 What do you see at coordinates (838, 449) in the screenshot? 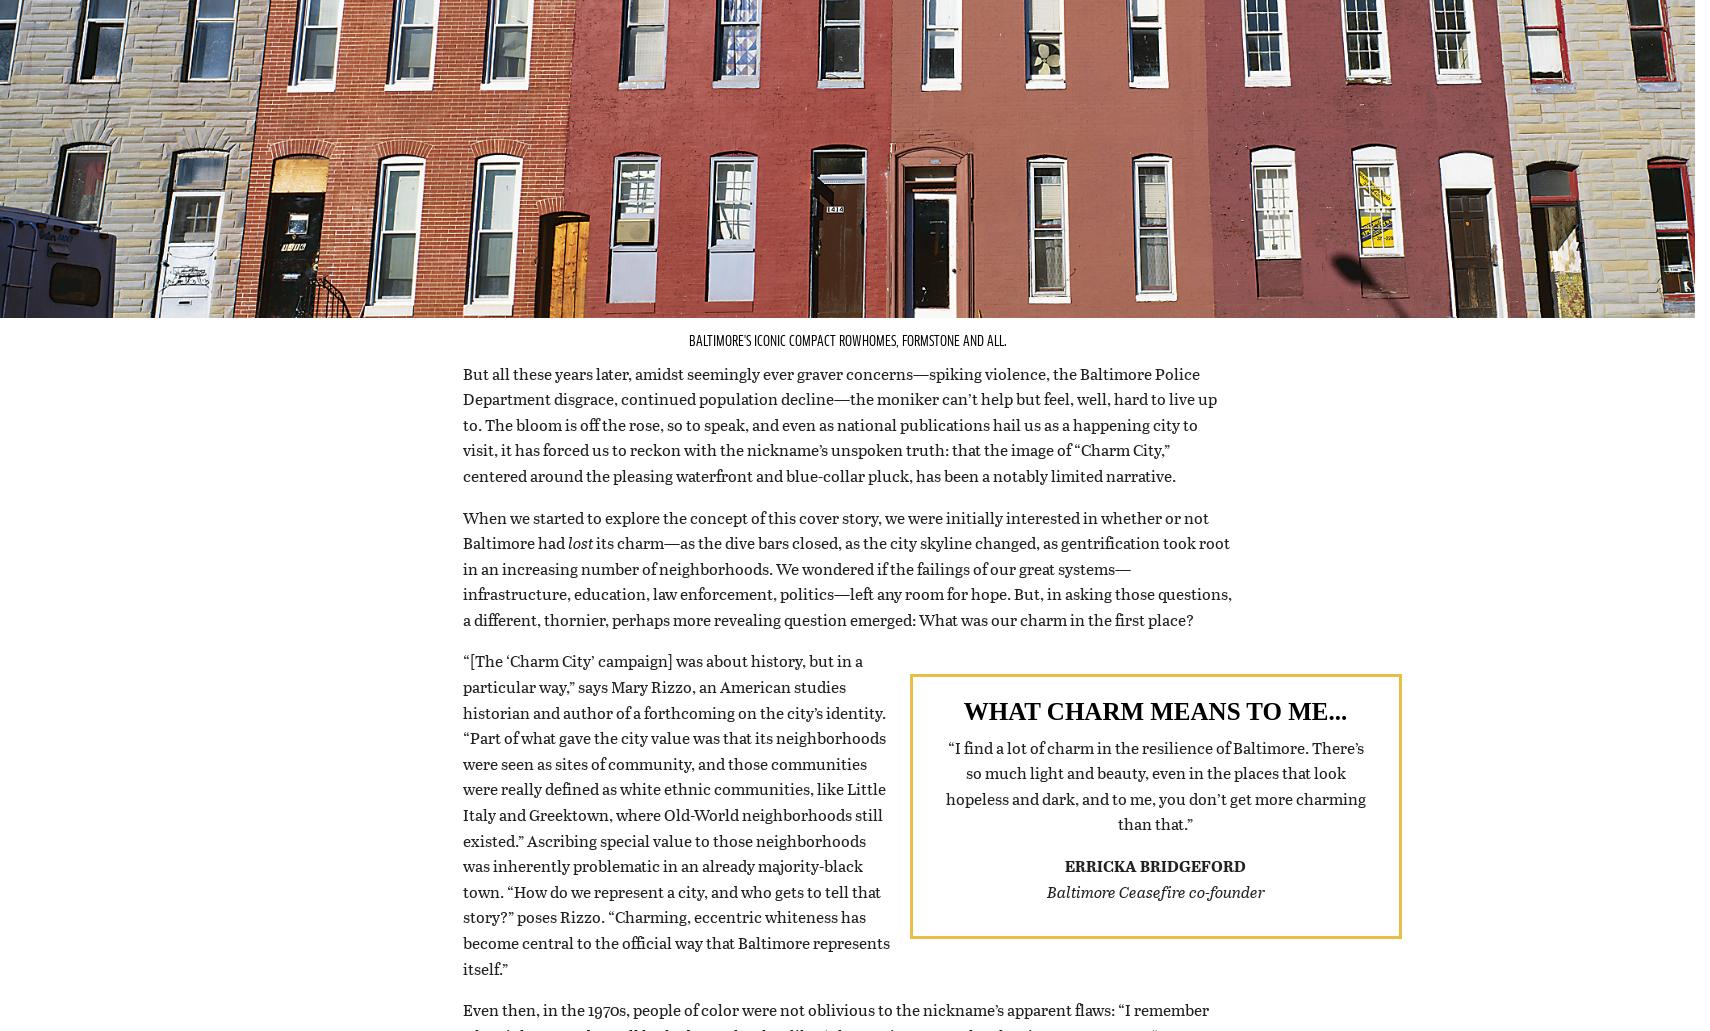
I see `'But all these years later, amidst seemingly ever graver concerns—spiking violence, the Baltimore Police Department disgrace, continued population decline—the moniker can’t help but feel, well, hard to live up to. The bloom is off the rose, so to speak, and even as national publications hail us as a happening city to visit, it has forced us to reckon with the nickname’s unspoken truth: that the image of “Charm City,” centered around the pleasing waterfront and blue-collar pluck, has been a notably limited narrative.'` at bounding box center [838, 449].